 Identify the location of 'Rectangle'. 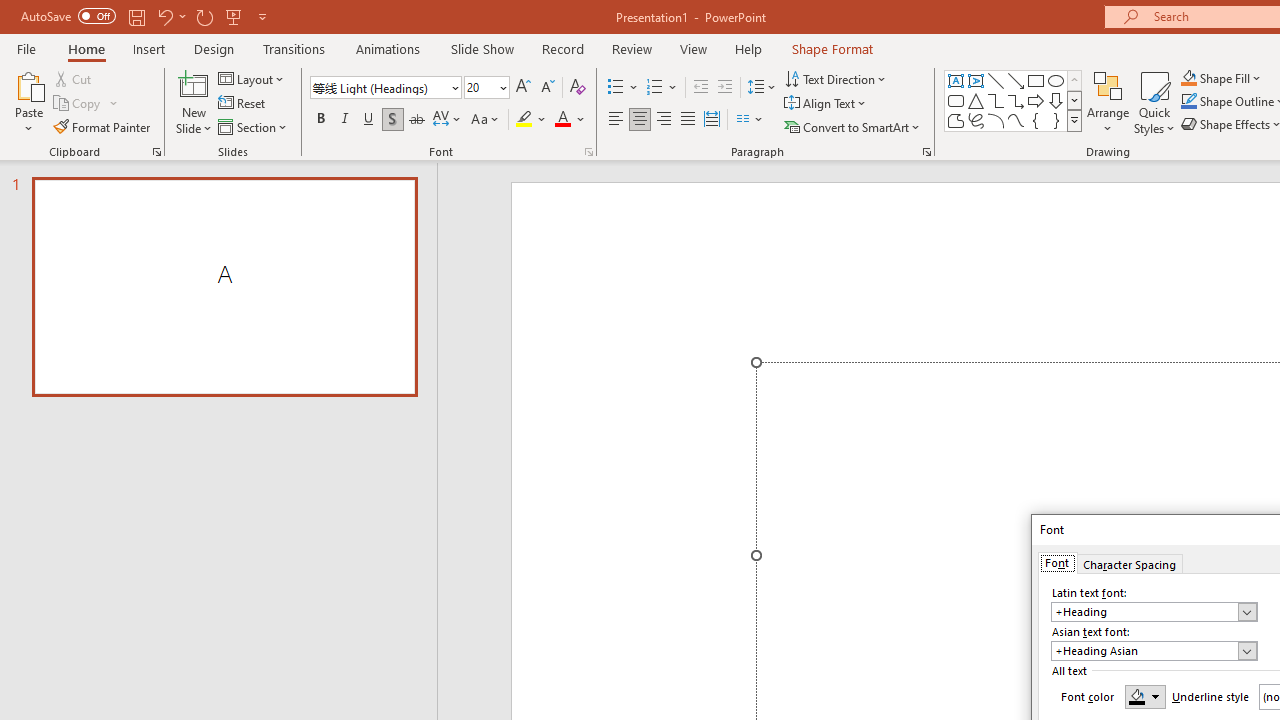
(1036, 80).